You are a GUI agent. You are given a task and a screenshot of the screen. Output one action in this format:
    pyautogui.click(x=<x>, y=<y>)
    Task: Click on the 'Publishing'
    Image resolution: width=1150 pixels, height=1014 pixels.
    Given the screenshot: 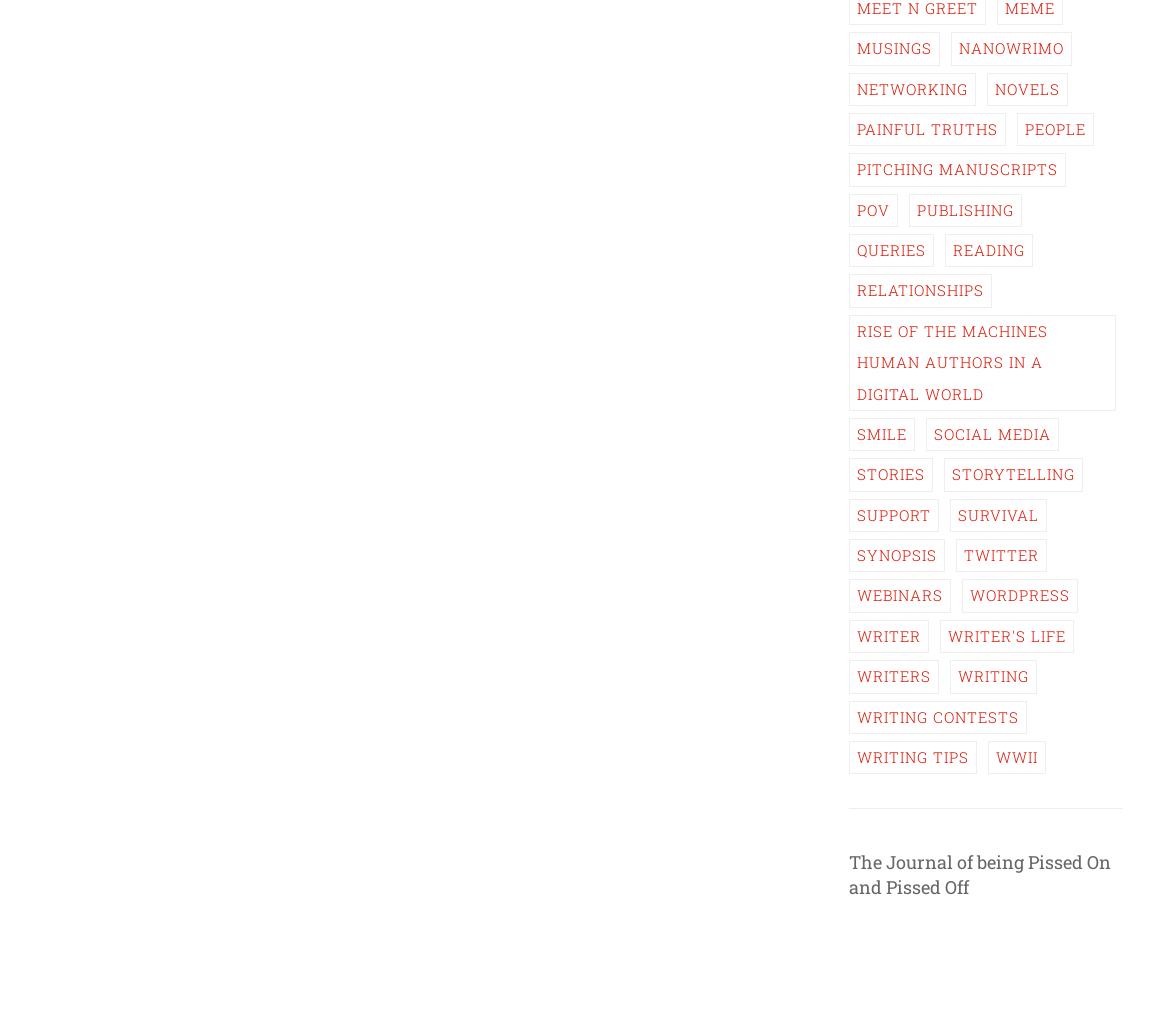 What is the action you would take?
    pyautogui.click(x=917, y=207)
    